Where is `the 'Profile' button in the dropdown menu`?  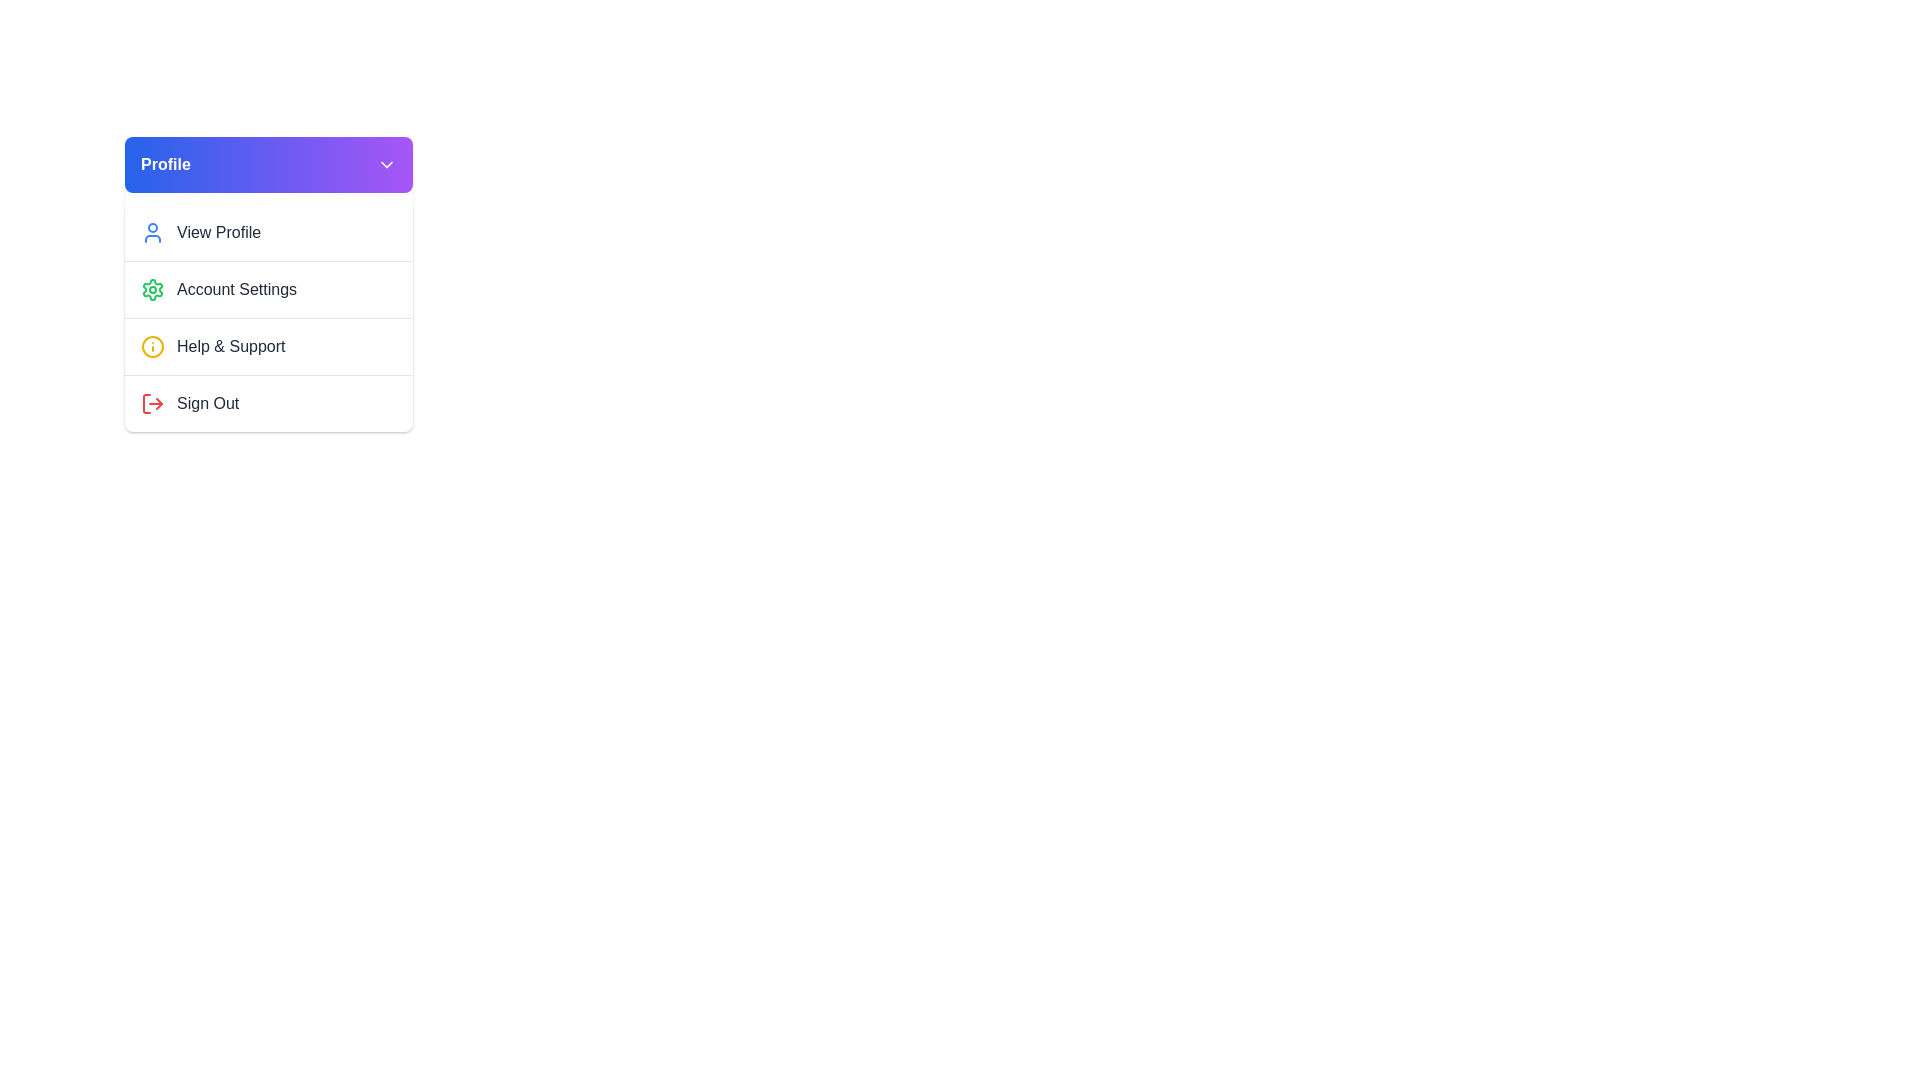 the 'Profile' button in the dropdown menu is located at coordinates (267, 231).